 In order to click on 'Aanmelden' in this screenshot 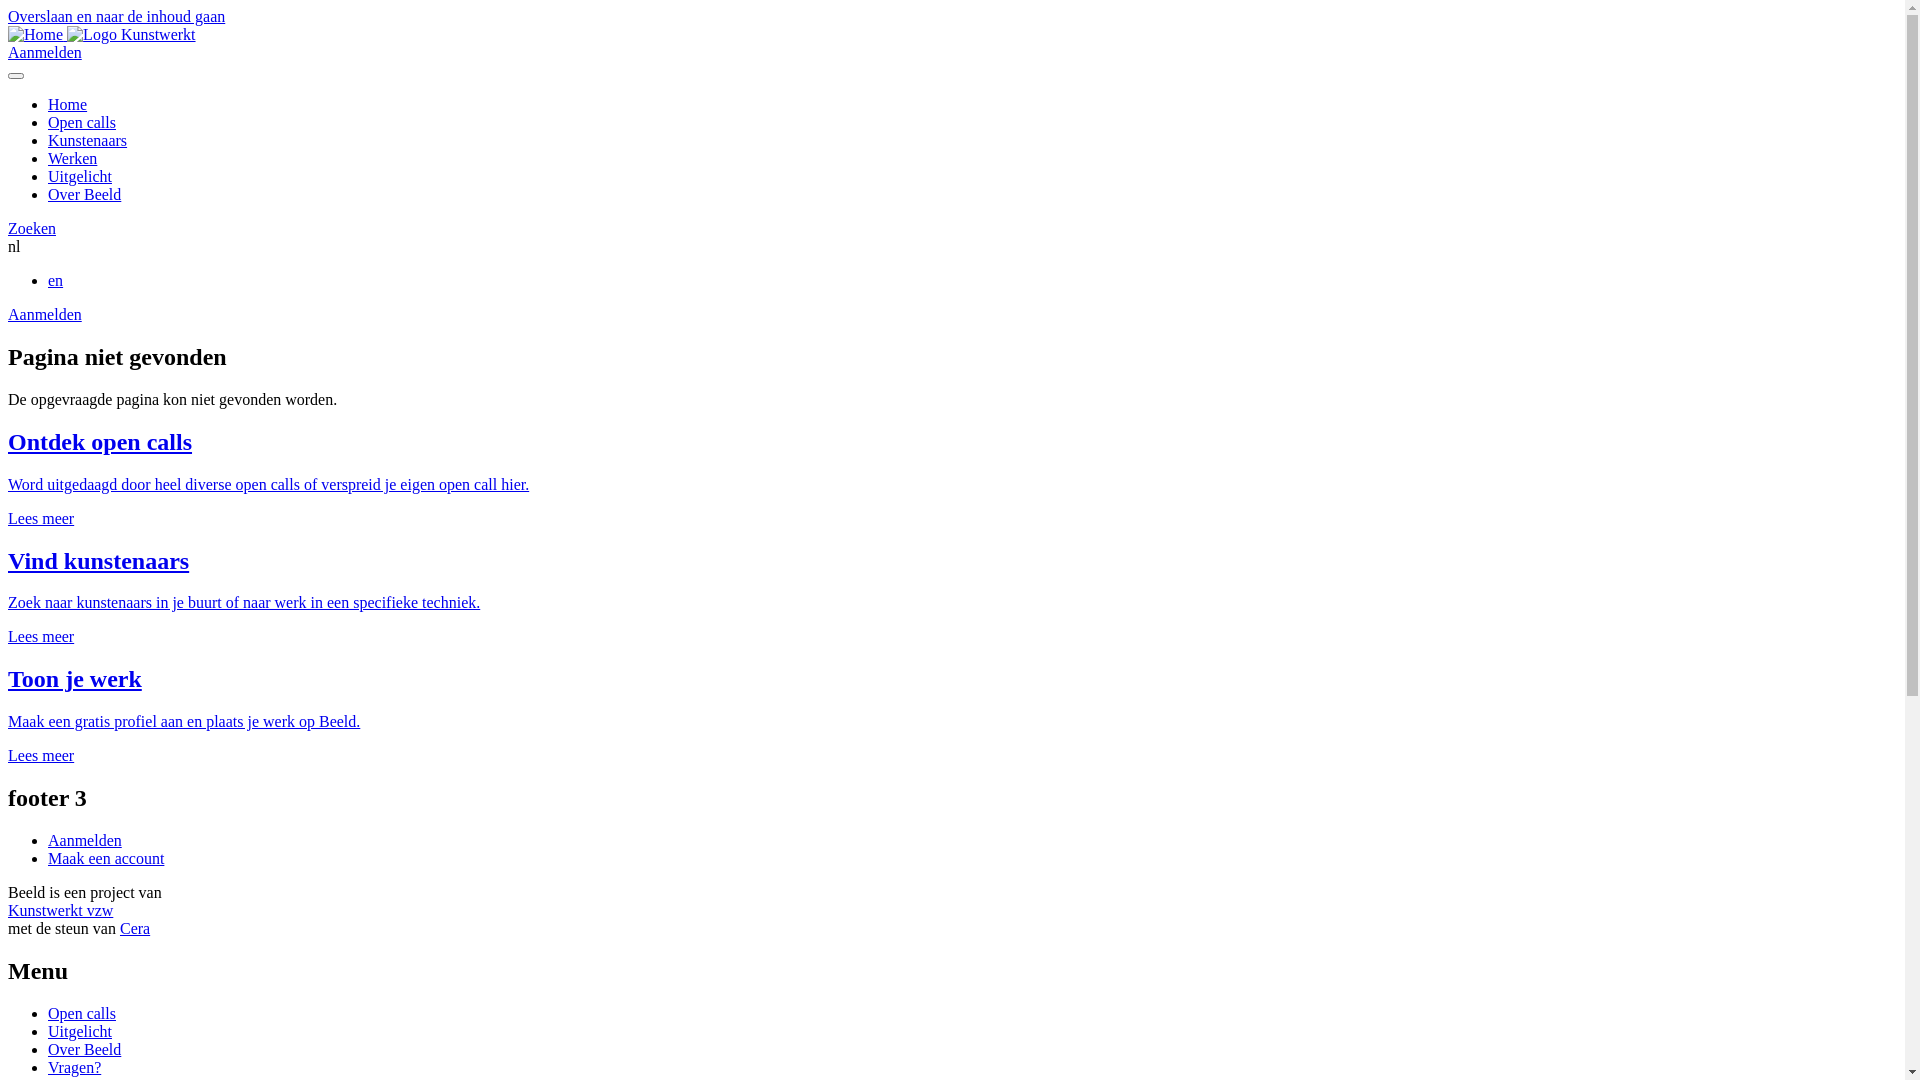, I will do `click(44, 51)`.